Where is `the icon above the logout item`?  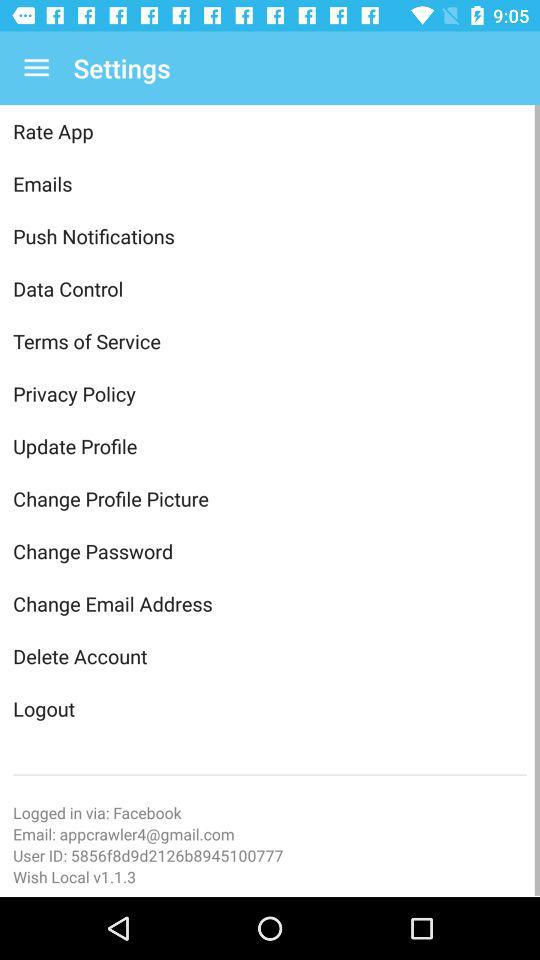
the icon above the logout item is located at coordinates (270, 655).